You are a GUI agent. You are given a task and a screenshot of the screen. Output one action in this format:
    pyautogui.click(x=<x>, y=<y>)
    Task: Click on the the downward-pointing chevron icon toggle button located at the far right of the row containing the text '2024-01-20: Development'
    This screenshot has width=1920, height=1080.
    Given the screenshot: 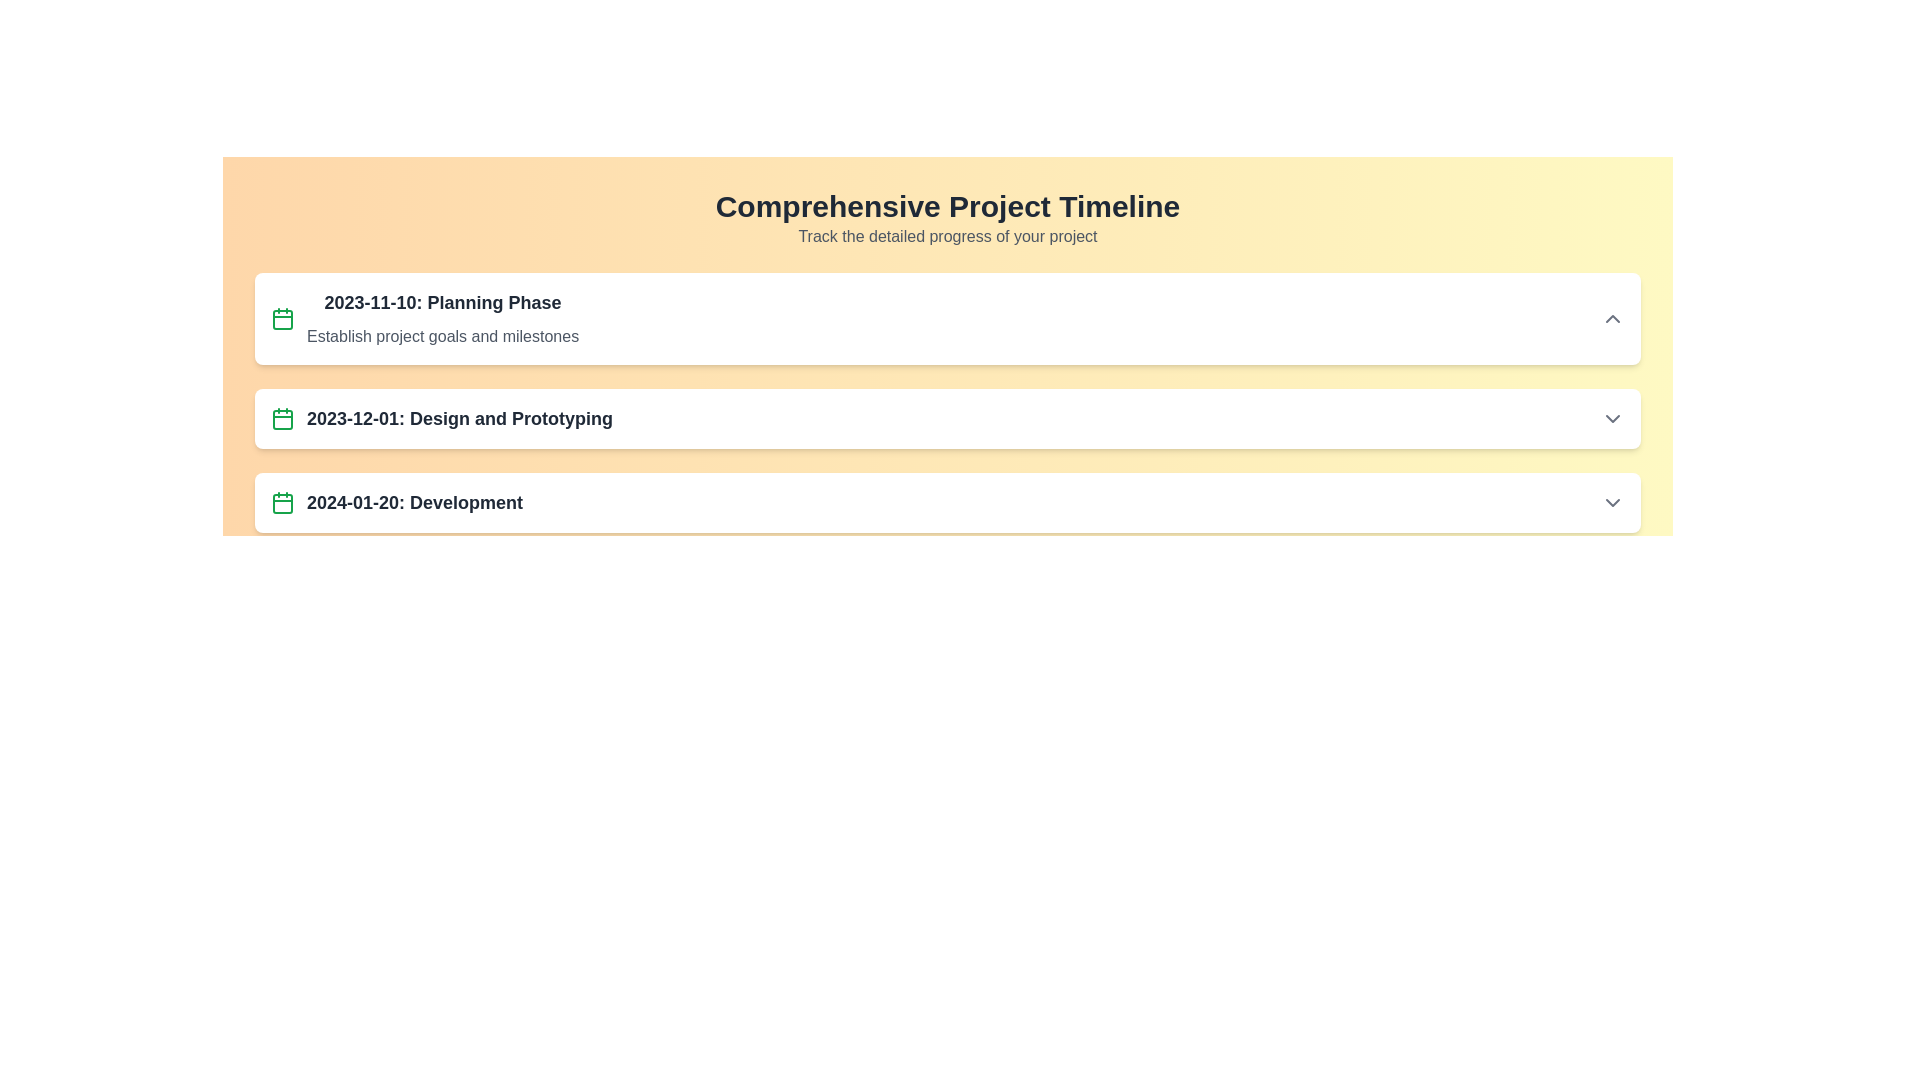 What is the action you would take?
    pyautogui.click(x=1612, y=501)
    